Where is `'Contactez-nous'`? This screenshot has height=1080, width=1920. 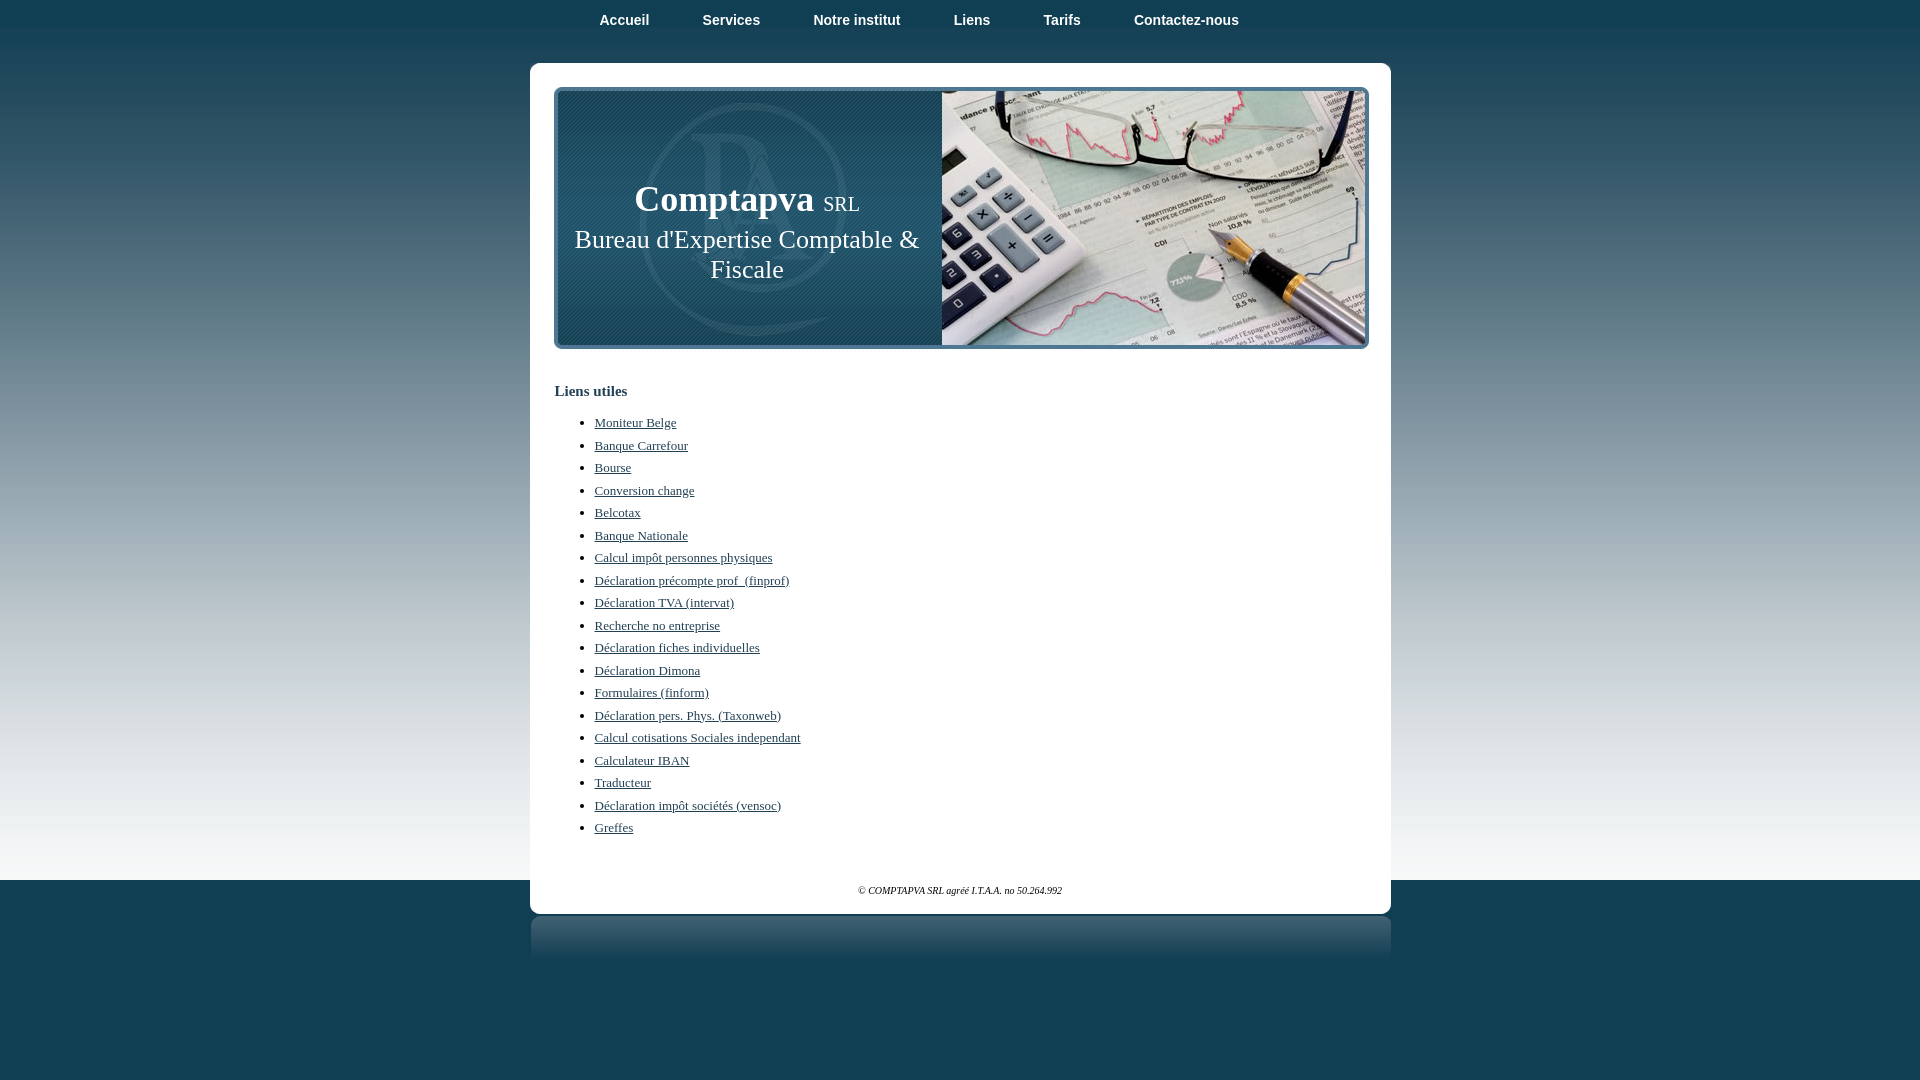 'Contactez-nous' is located at coordinates (1186, 19).